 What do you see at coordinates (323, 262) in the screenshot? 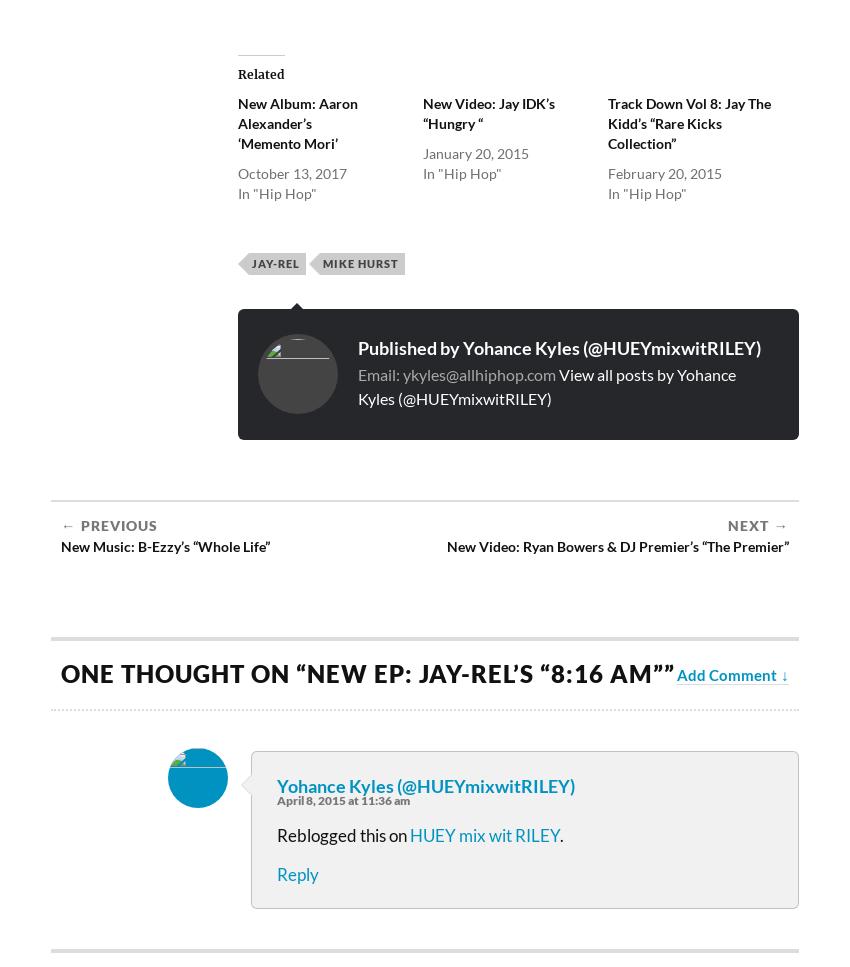
I see `'Mike Hurst'` at bounding box center [323, 262].